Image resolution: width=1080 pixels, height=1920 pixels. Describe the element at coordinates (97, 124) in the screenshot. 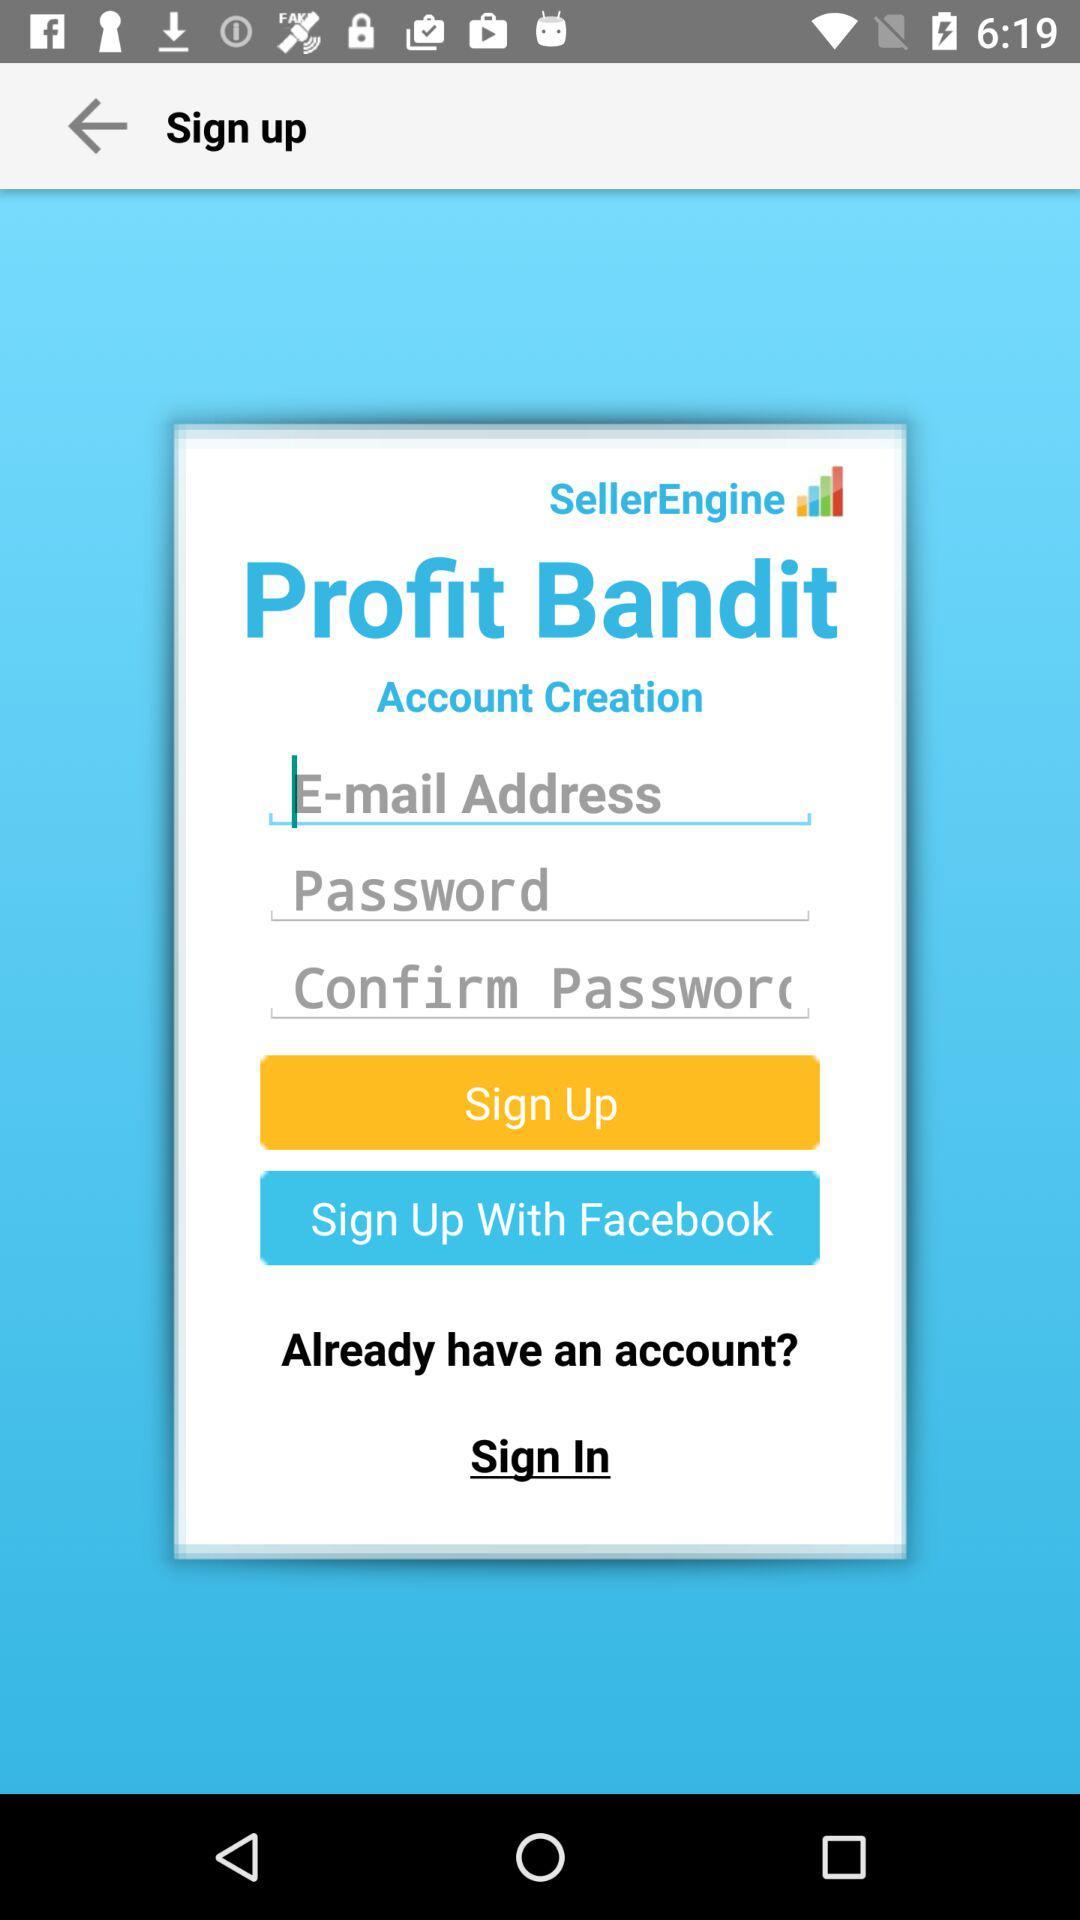

I see `the arrow beside sign up` at that location.